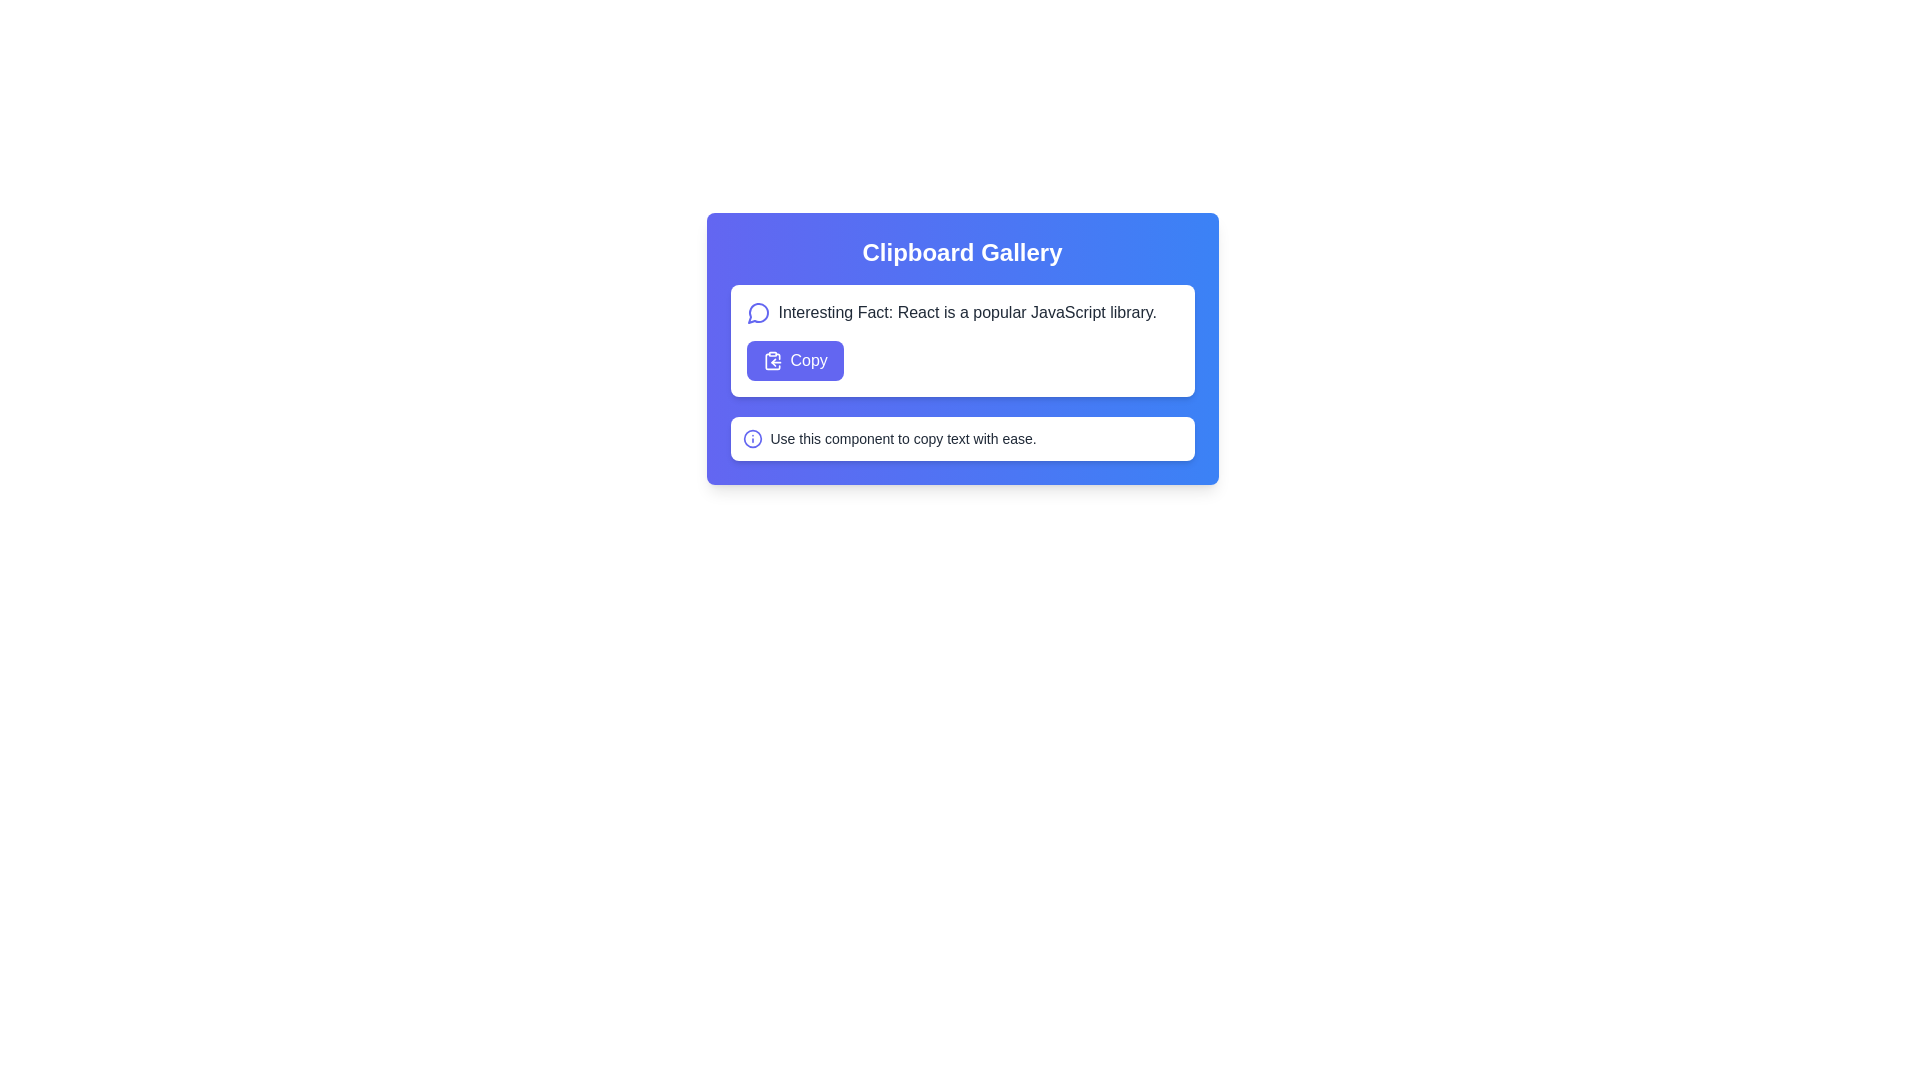 This screenshot has height=1080, width=1920. What do you see at coordinates (771, 361) in the screenshot?
I see `the clipboard icon on the blue 'Copy' button located below the text 'Interesting Fact: React is a popular JavaScript library'` at bounding box center [771, 361].